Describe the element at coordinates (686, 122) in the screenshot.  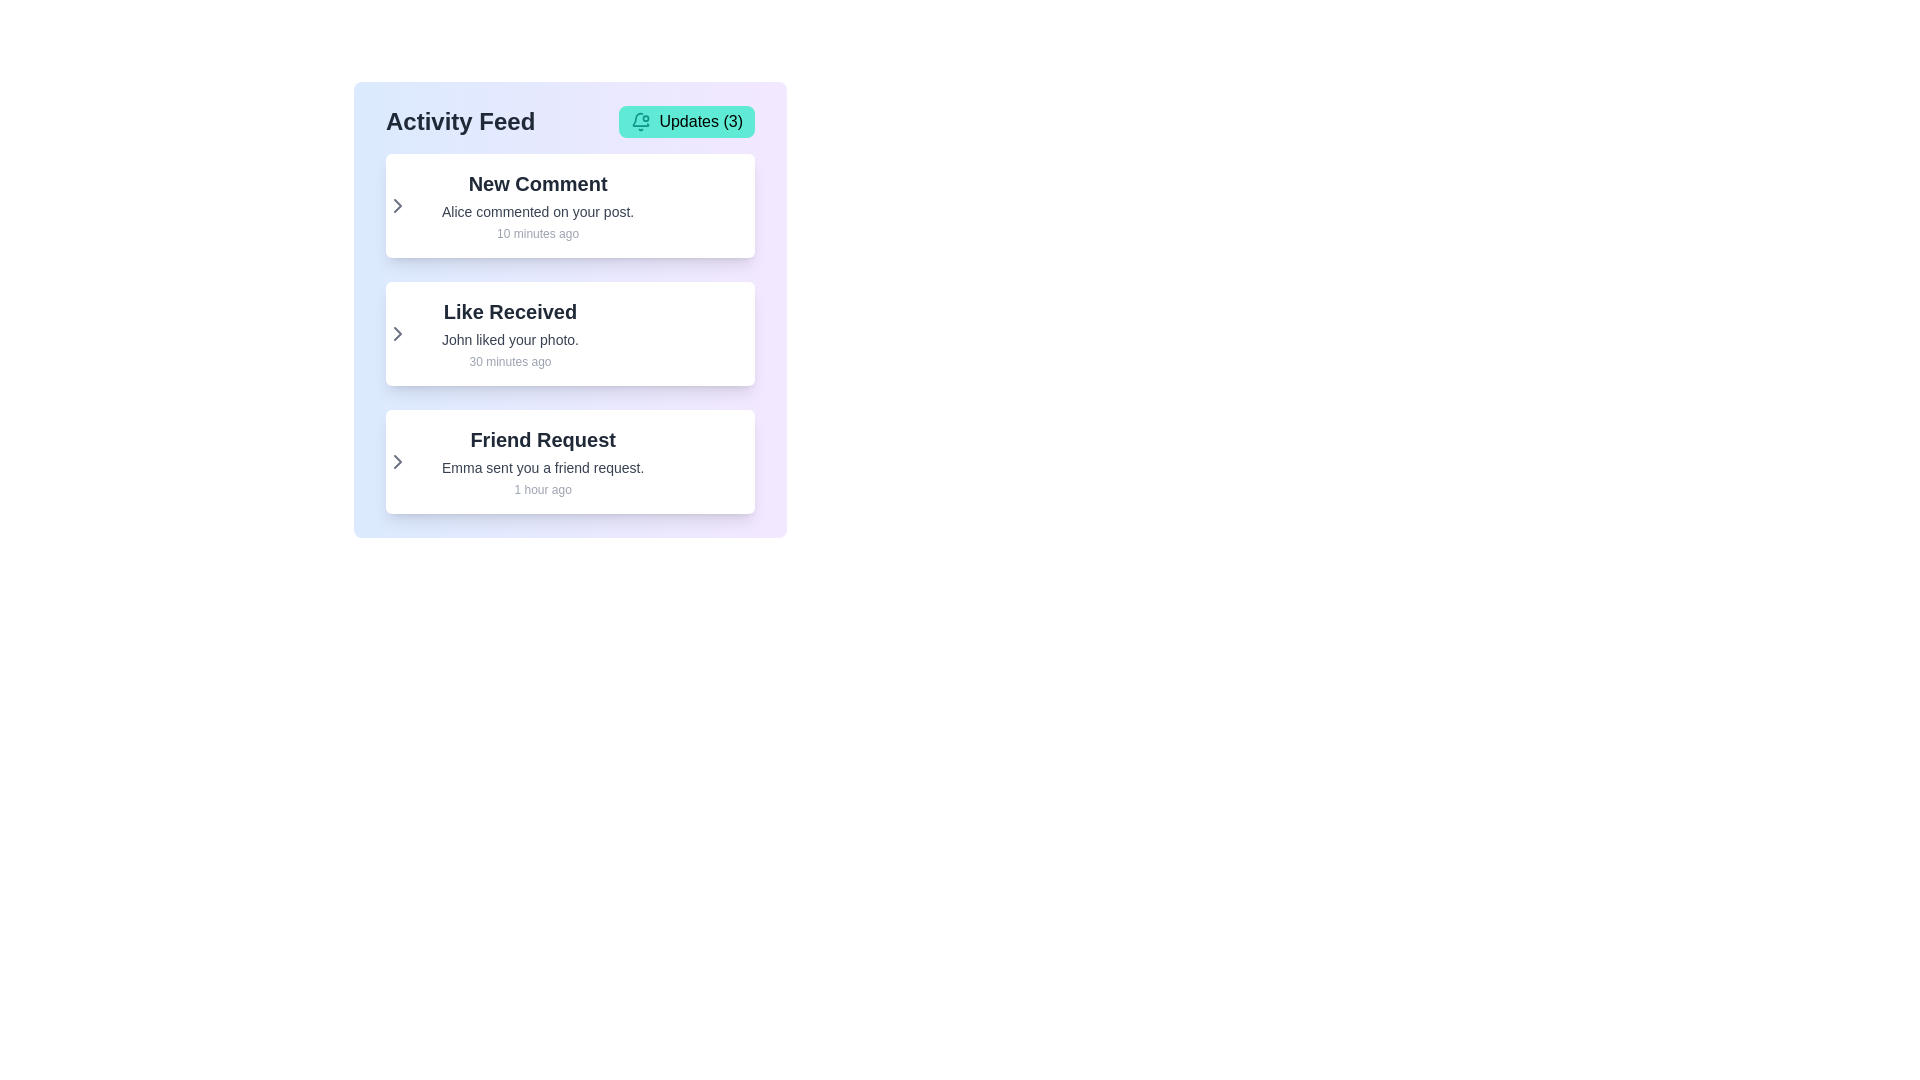
I see `the 'Updates' button to open the updates section` at that location.